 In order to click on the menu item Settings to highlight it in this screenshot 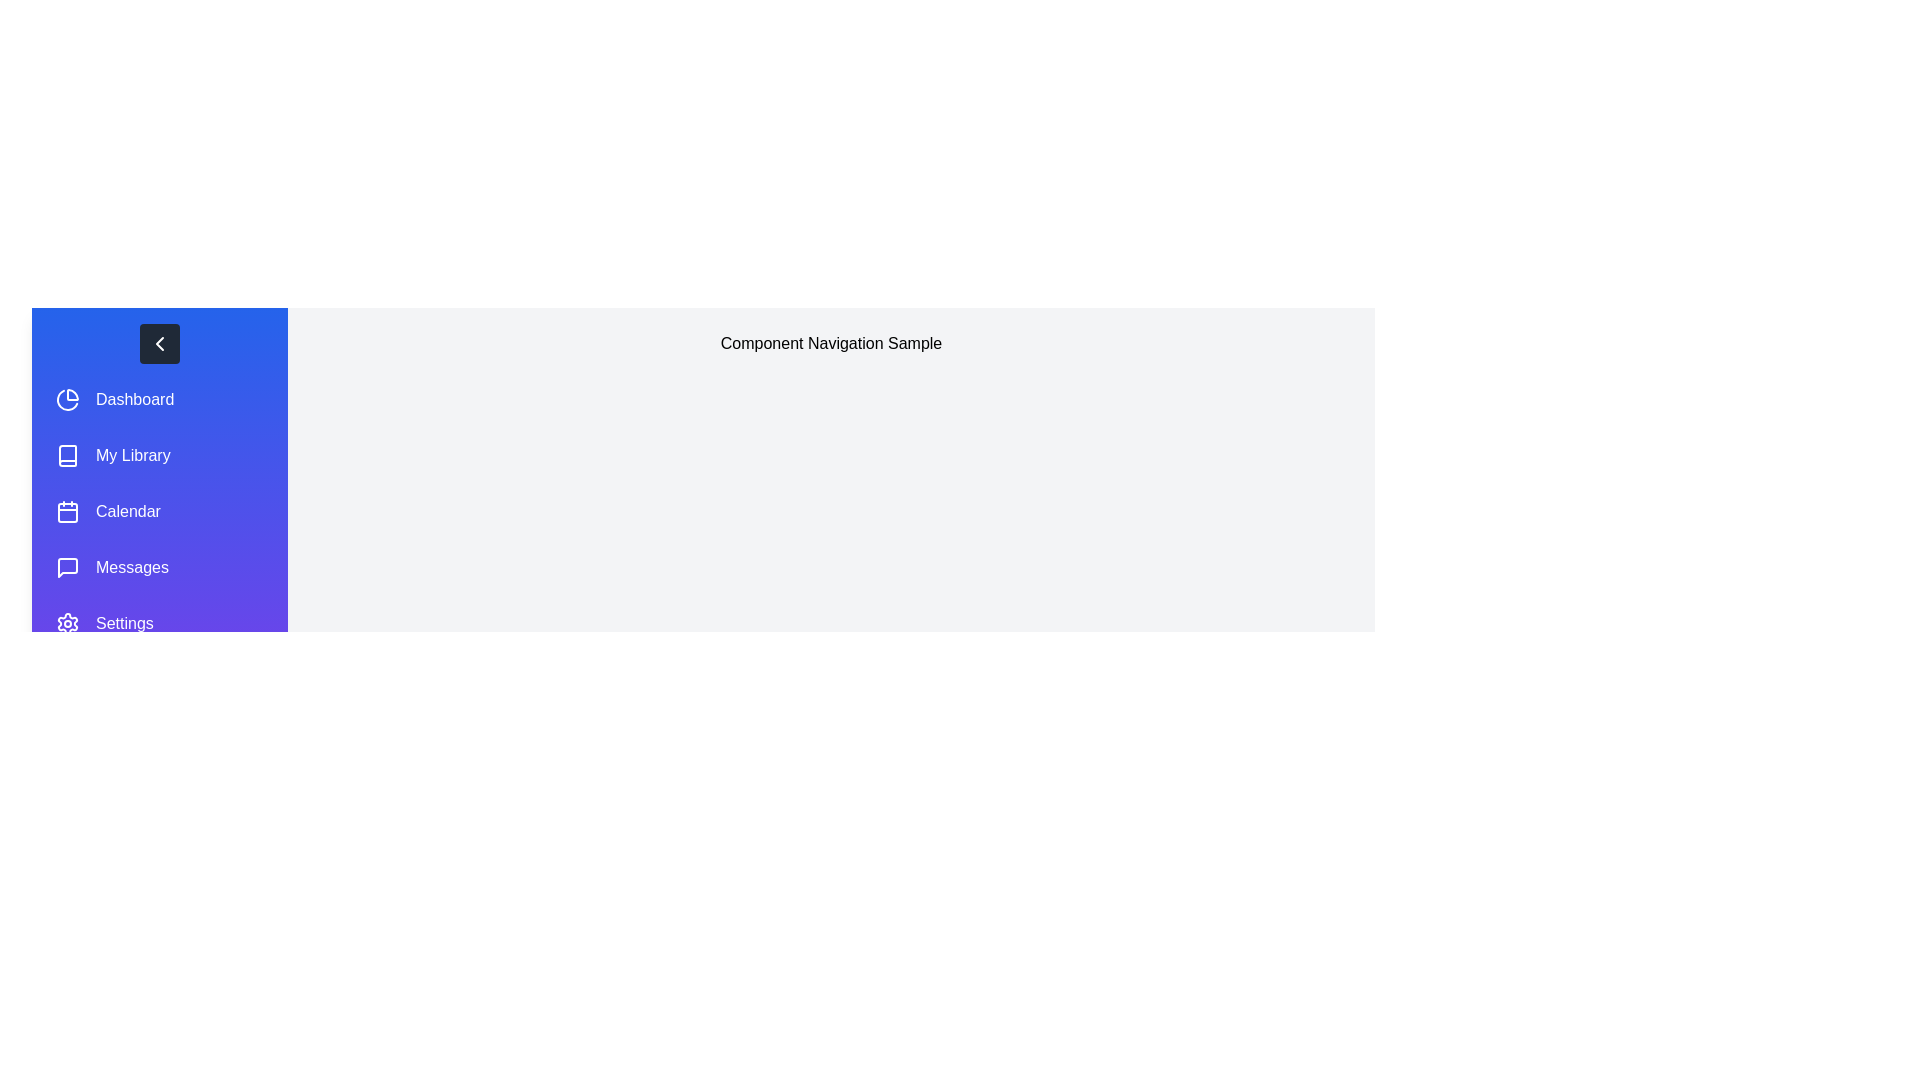, I will do `click(158, 623)`.